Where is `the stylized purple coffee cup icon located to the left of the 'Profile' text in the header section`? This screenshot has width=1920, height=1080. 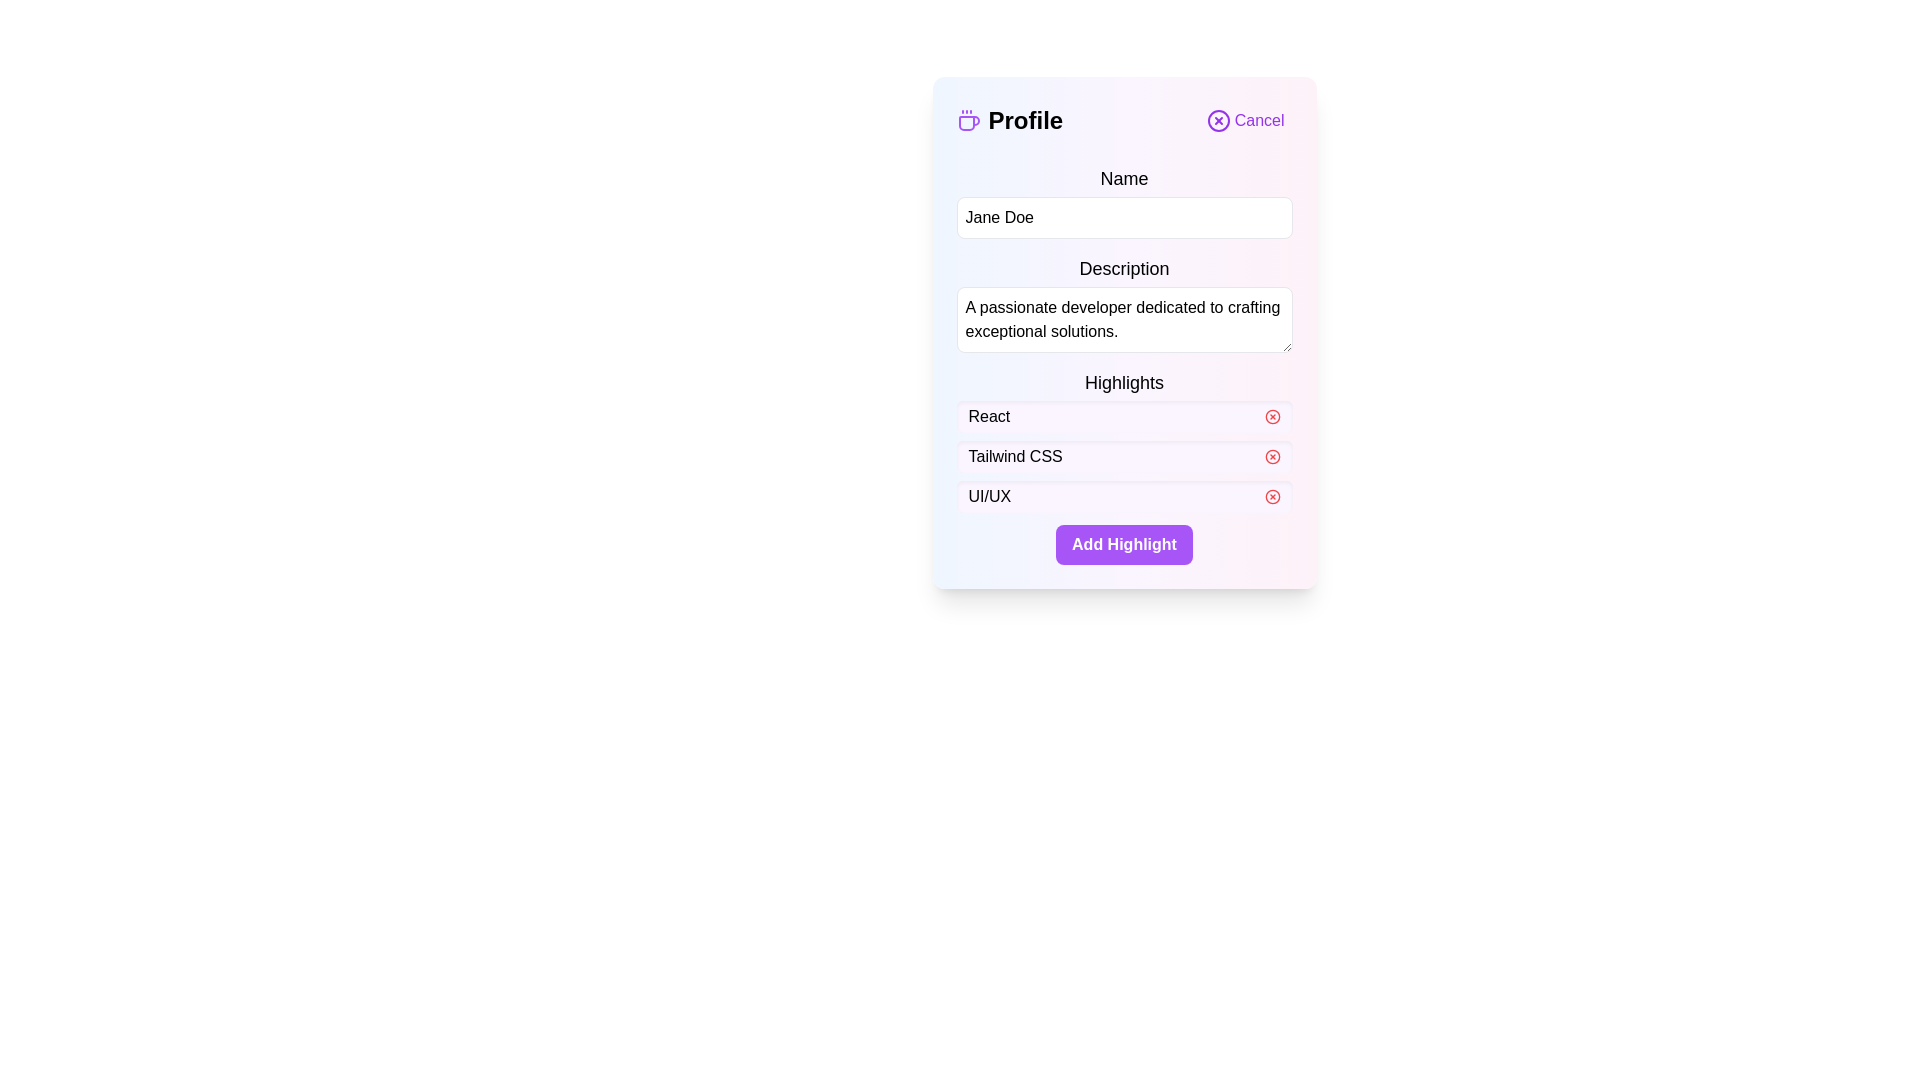
the stylized purple coffee cup icon located to the left of the 'Profile' text in the header section is located at coordinates (968, 120).